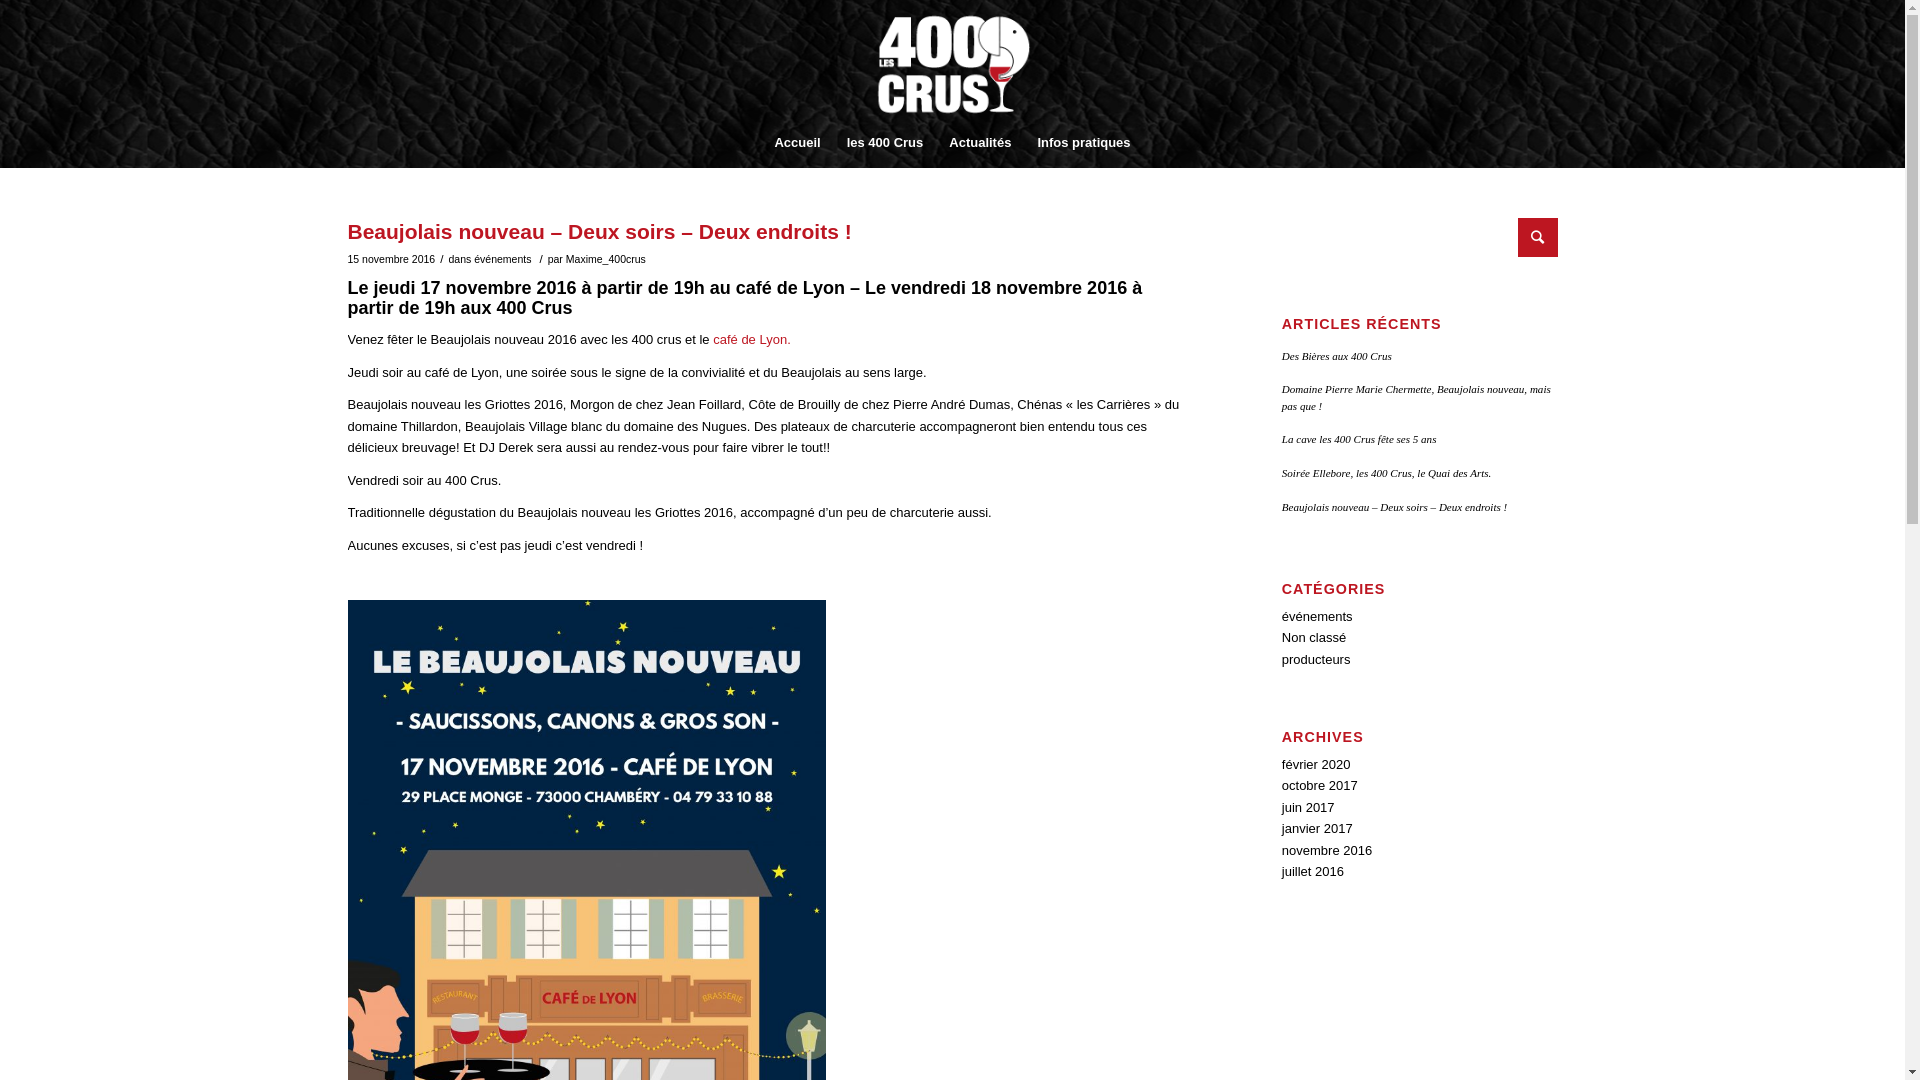  Describe the element at coordinates (1281, 850) in the screenshot. I see `'novembre 2016'` at that location.